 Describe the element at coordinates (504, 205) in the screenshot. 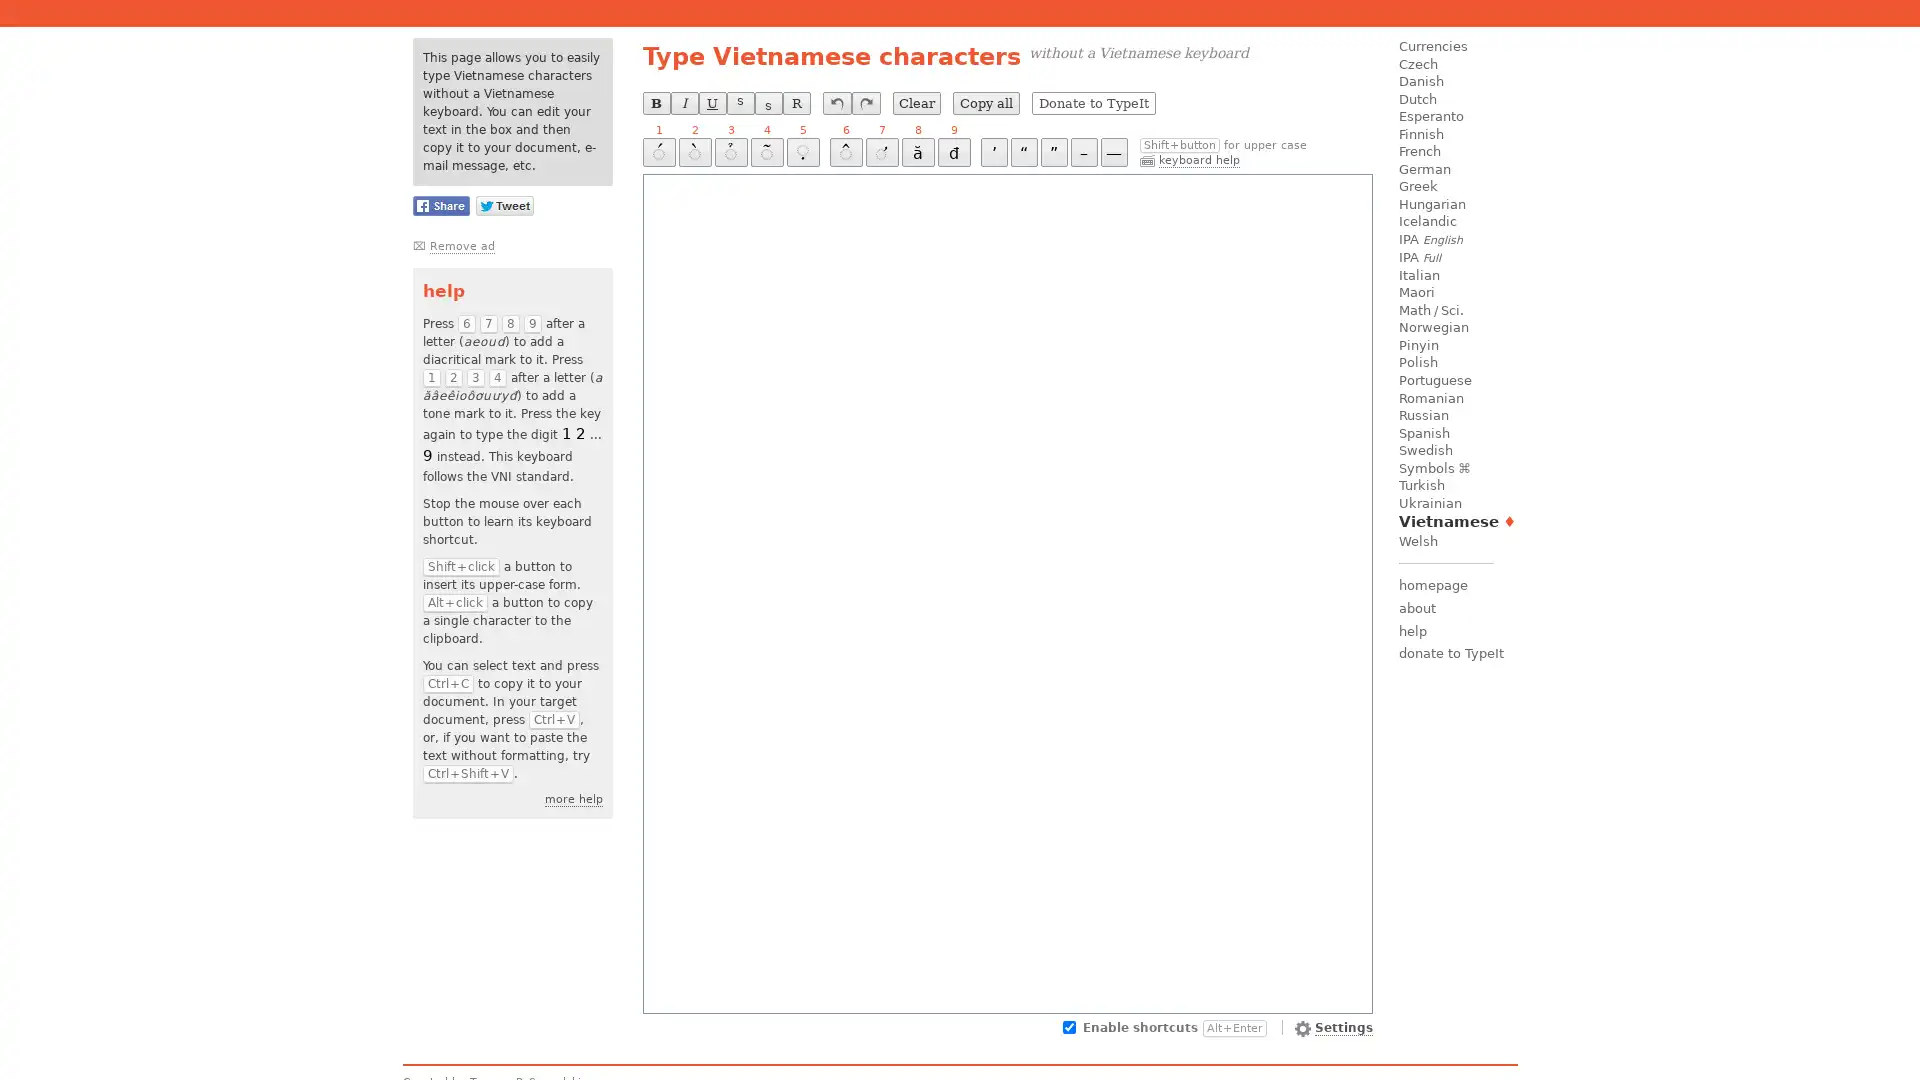

I see `Share this page on Twitter` at that location.